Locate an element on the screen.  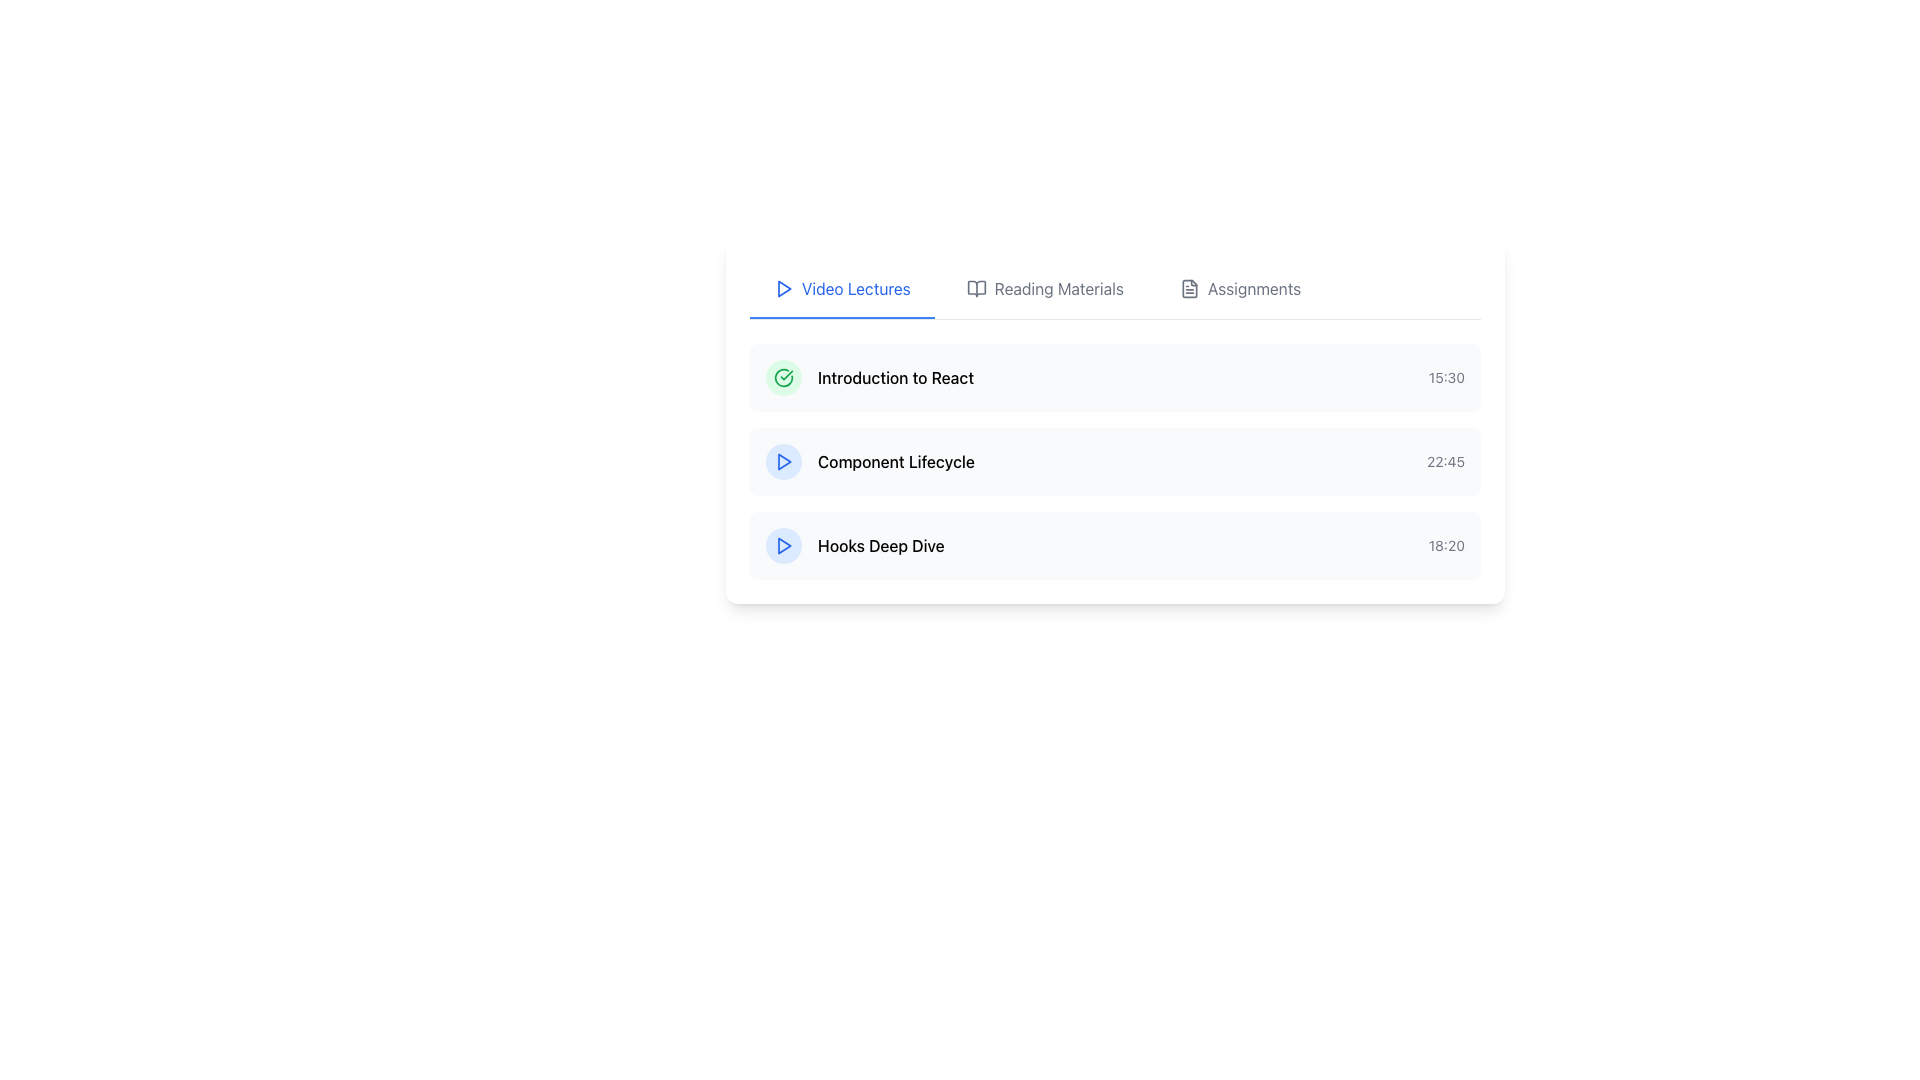
the small, circular Play button with a light blue background and a dark blue play triangle located to the immediate left of the text 'Component Lifecycle' is located at coordinates (782, 462).